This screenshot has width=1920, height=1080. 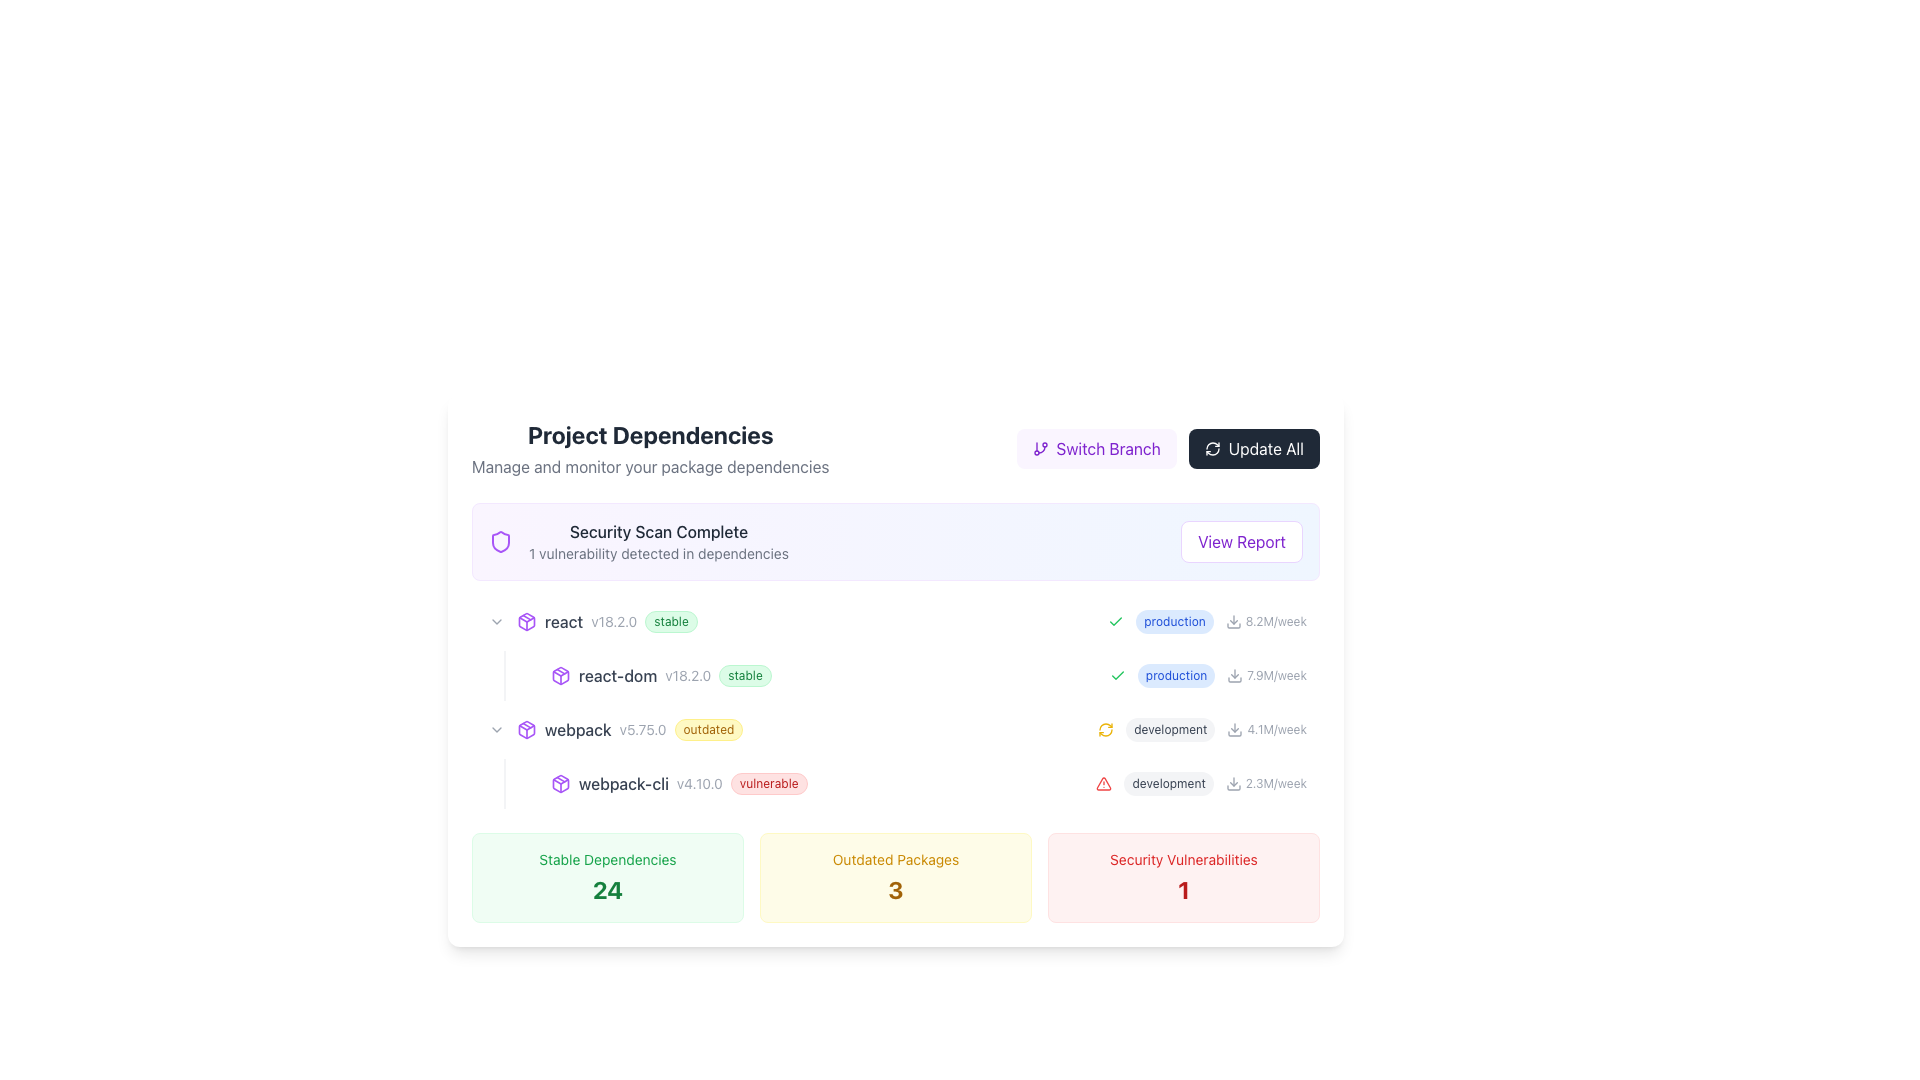 What do you see at coordinates (497, 729) in the screenshot?
I see `the toggle icon for expanding or collapsing the subsection under the 'webpack' dependency item, located in the fifth item of the nested list under 'Project Dependencies'` at bounding box center [497, 729].